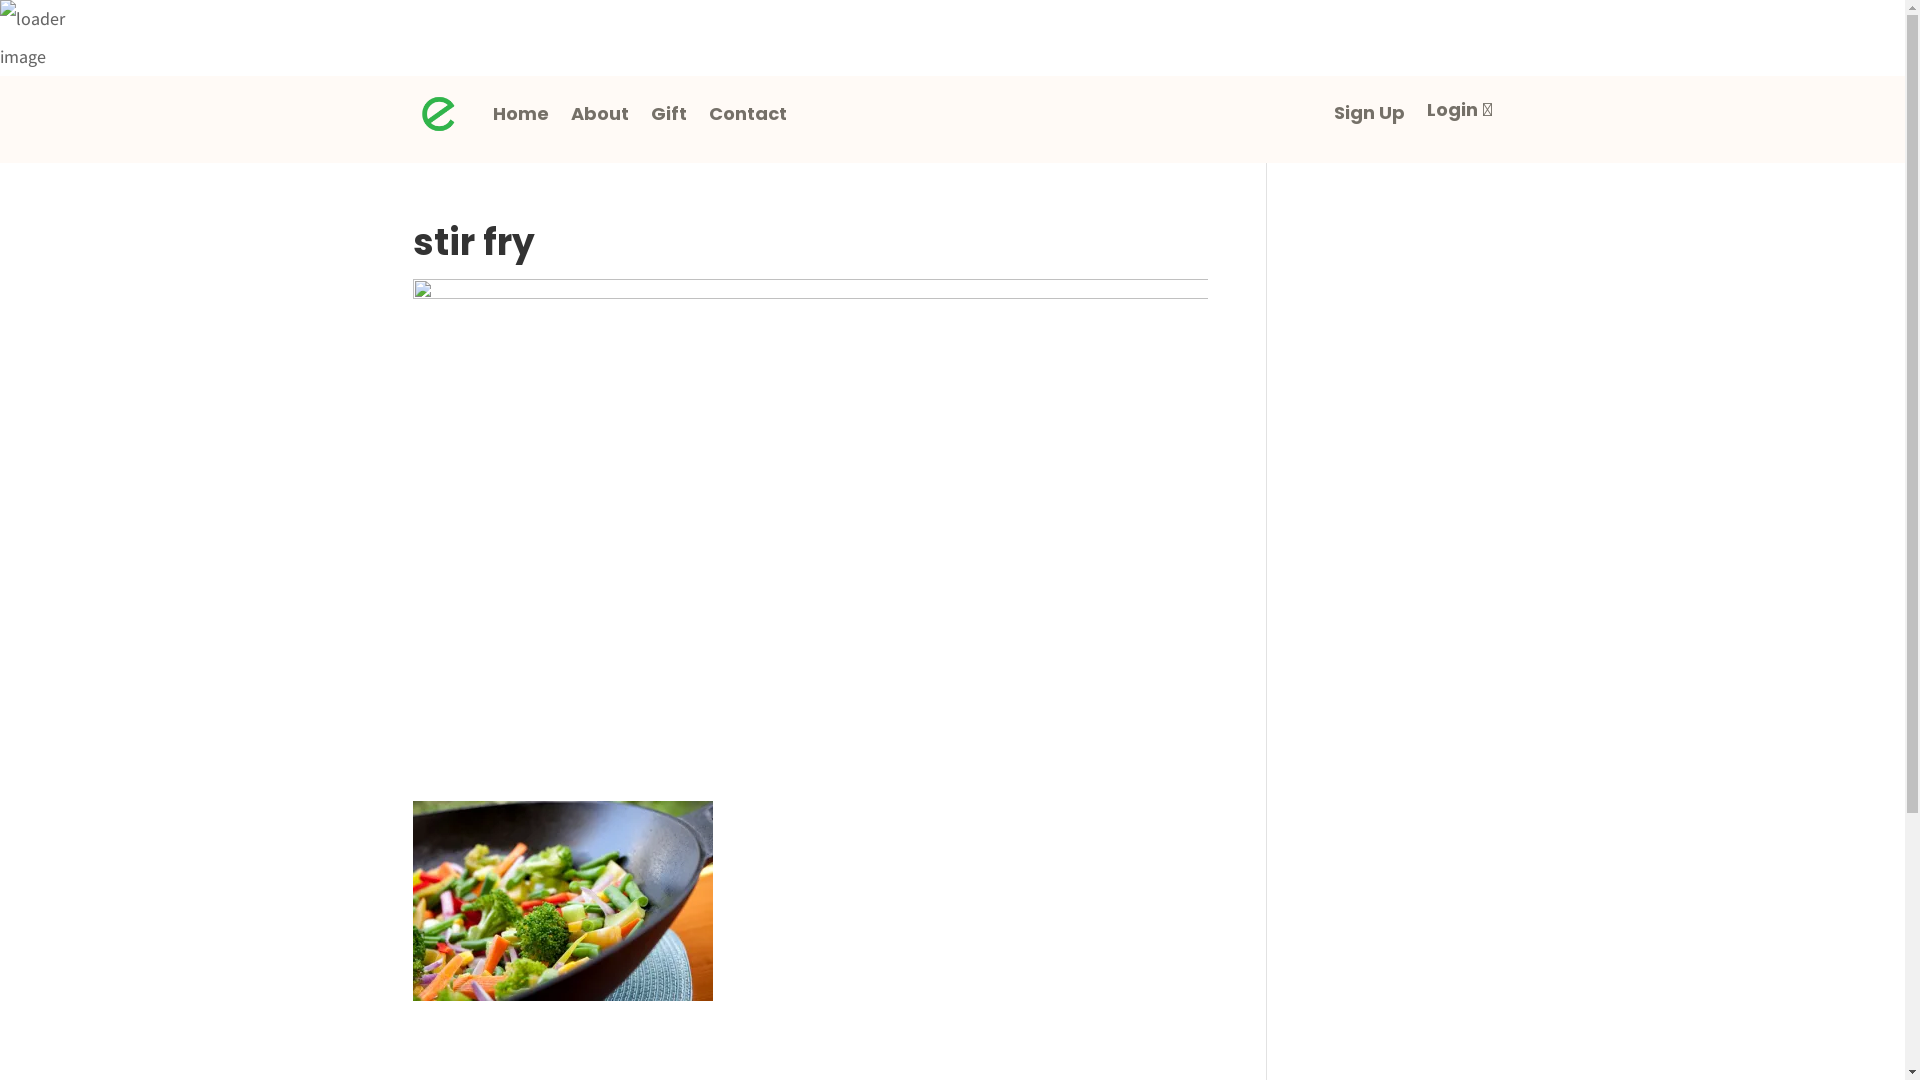 The image size is (1920, 1080). I want to click on 'Gift', so click(667, 114).